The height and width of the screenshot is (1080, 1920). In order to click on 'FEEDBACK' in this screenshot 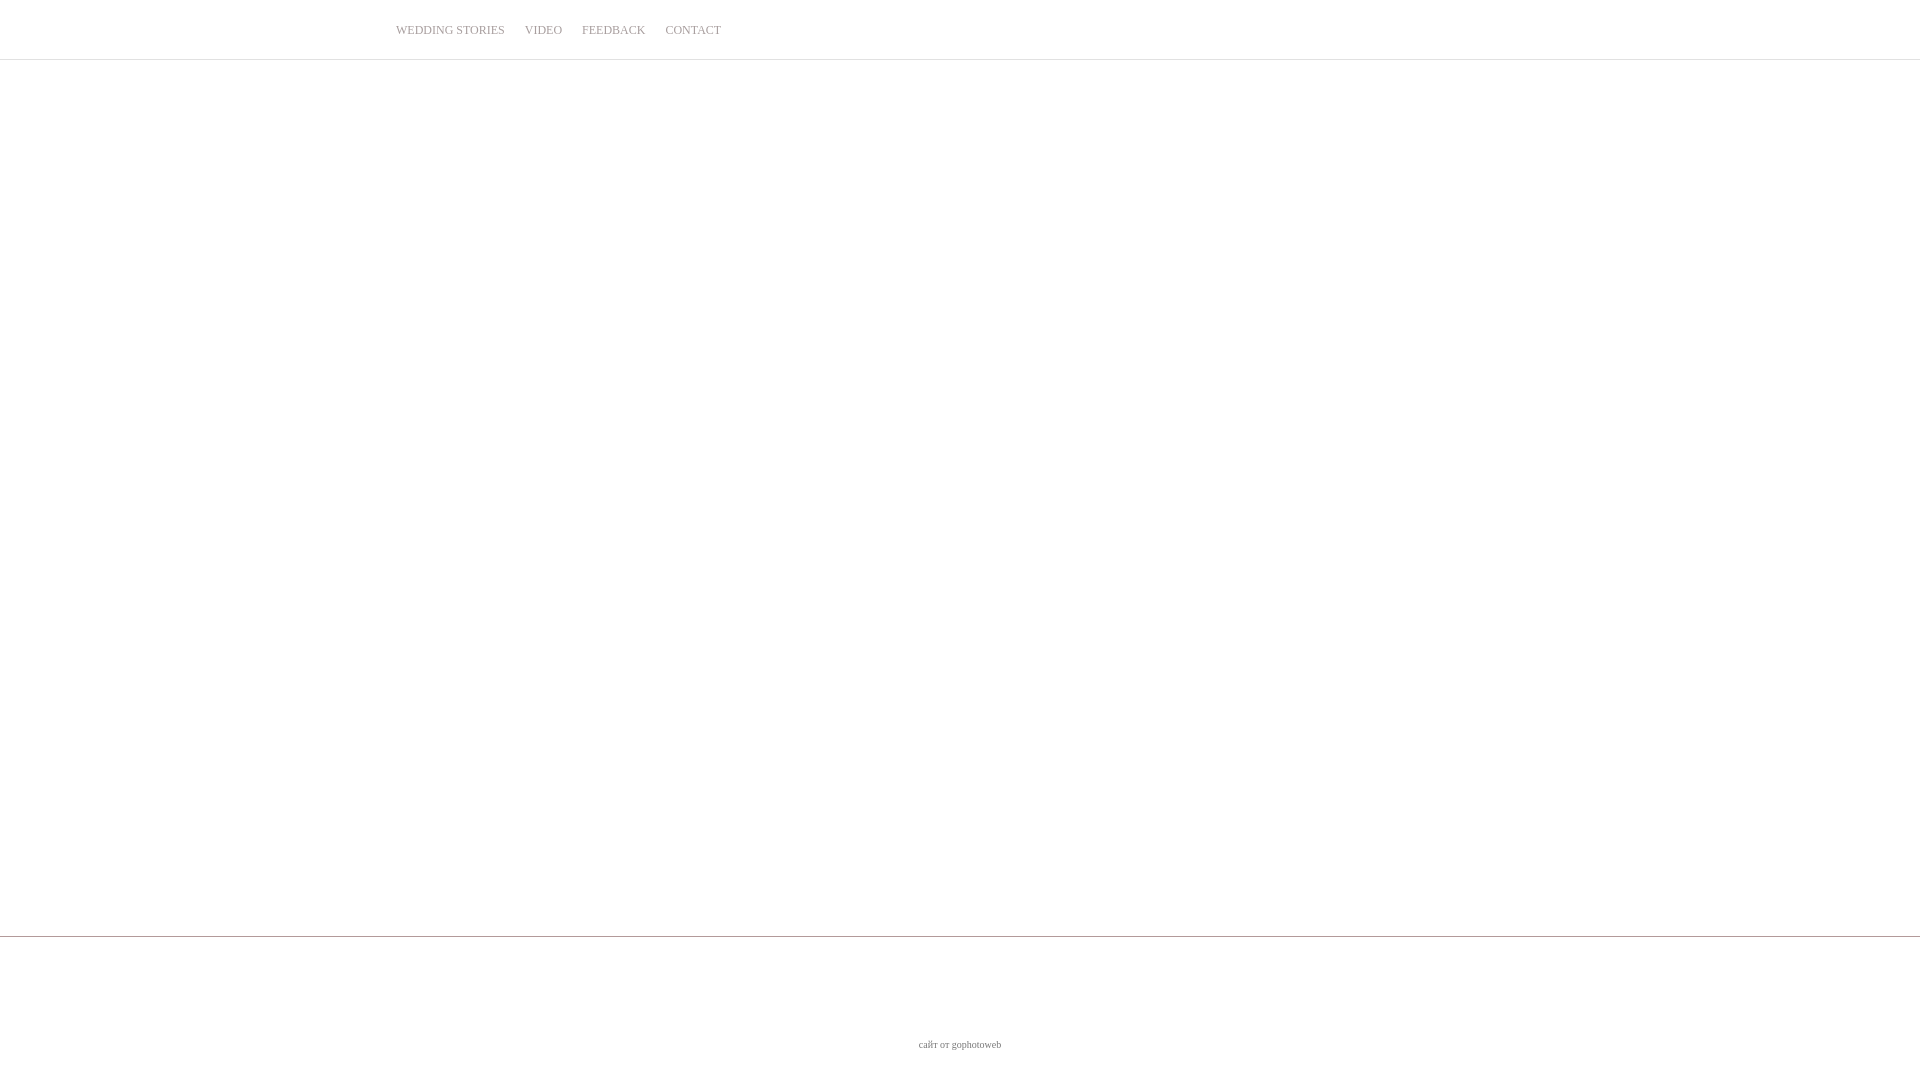, I will do `click(612, 29)`.